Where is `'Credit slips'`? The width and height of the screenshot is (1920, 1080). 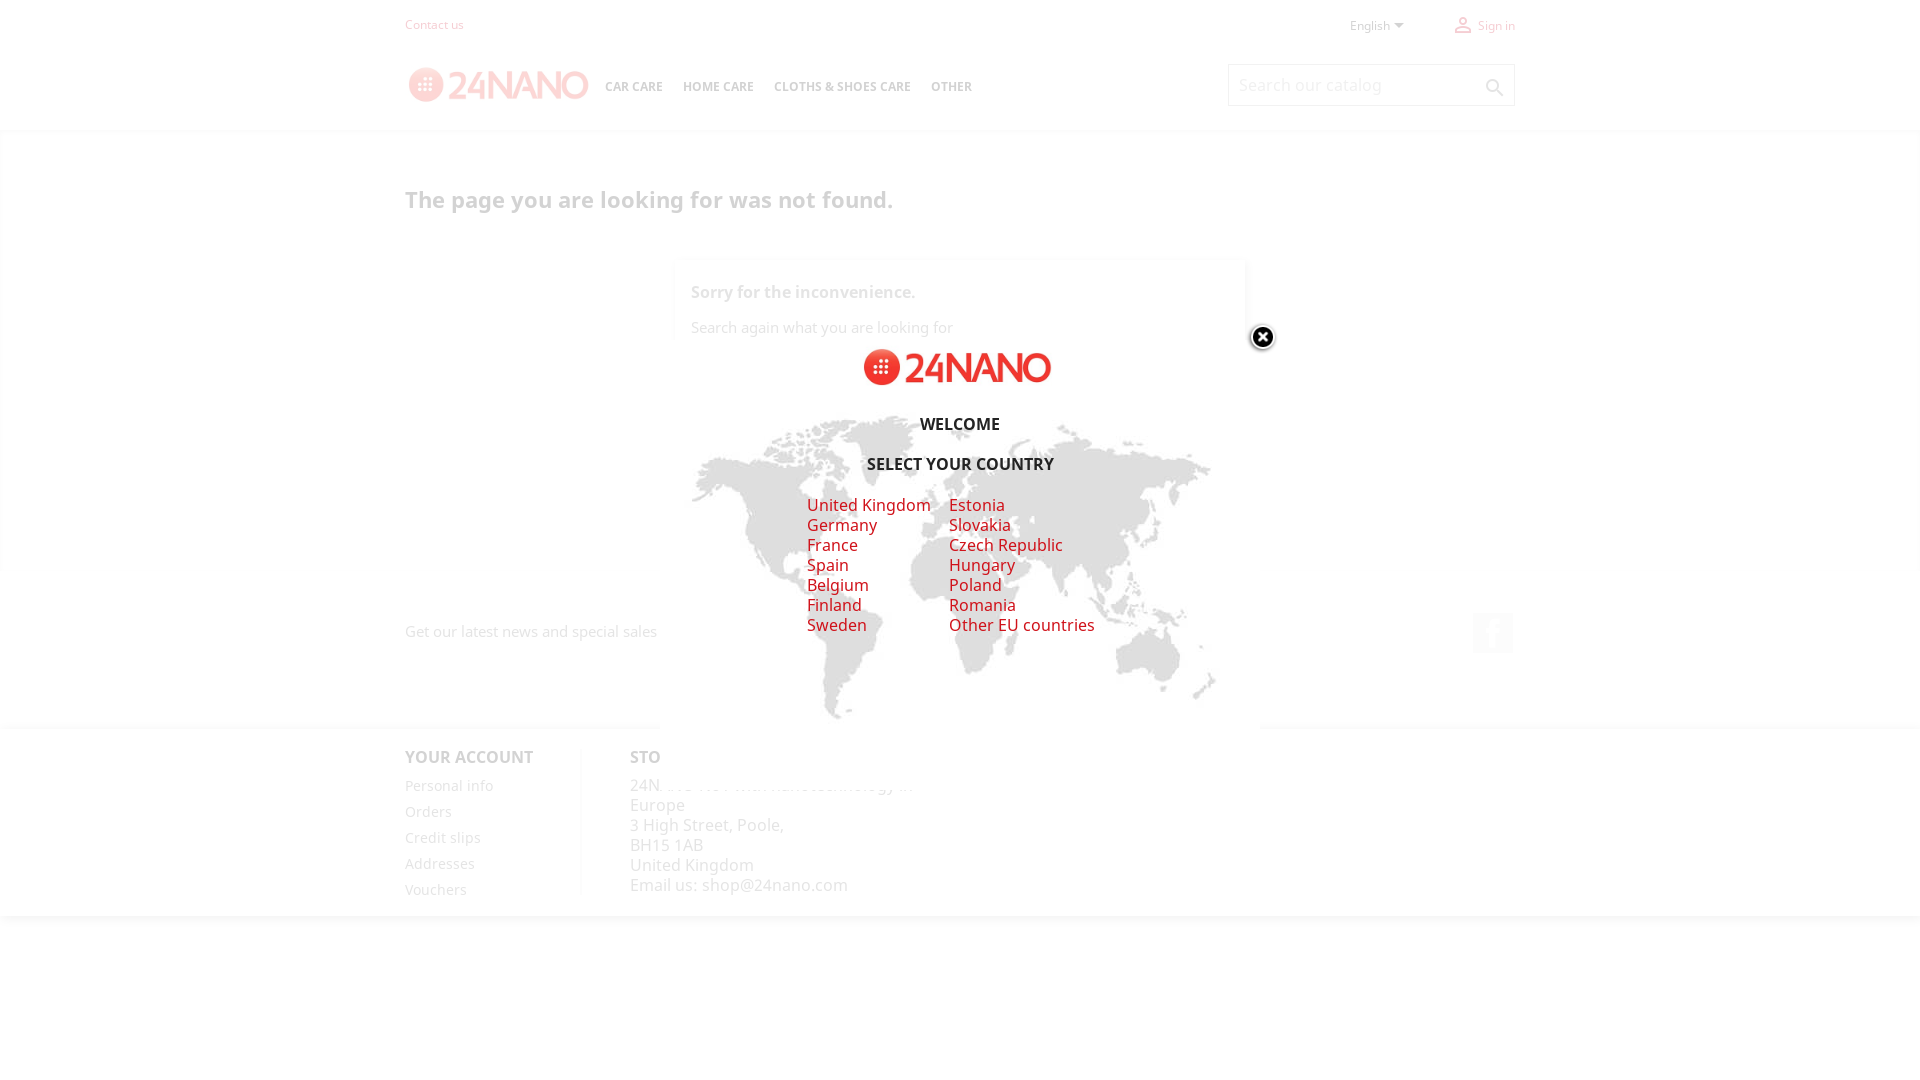
'Credit slips' is located at coordinates (441, 837).